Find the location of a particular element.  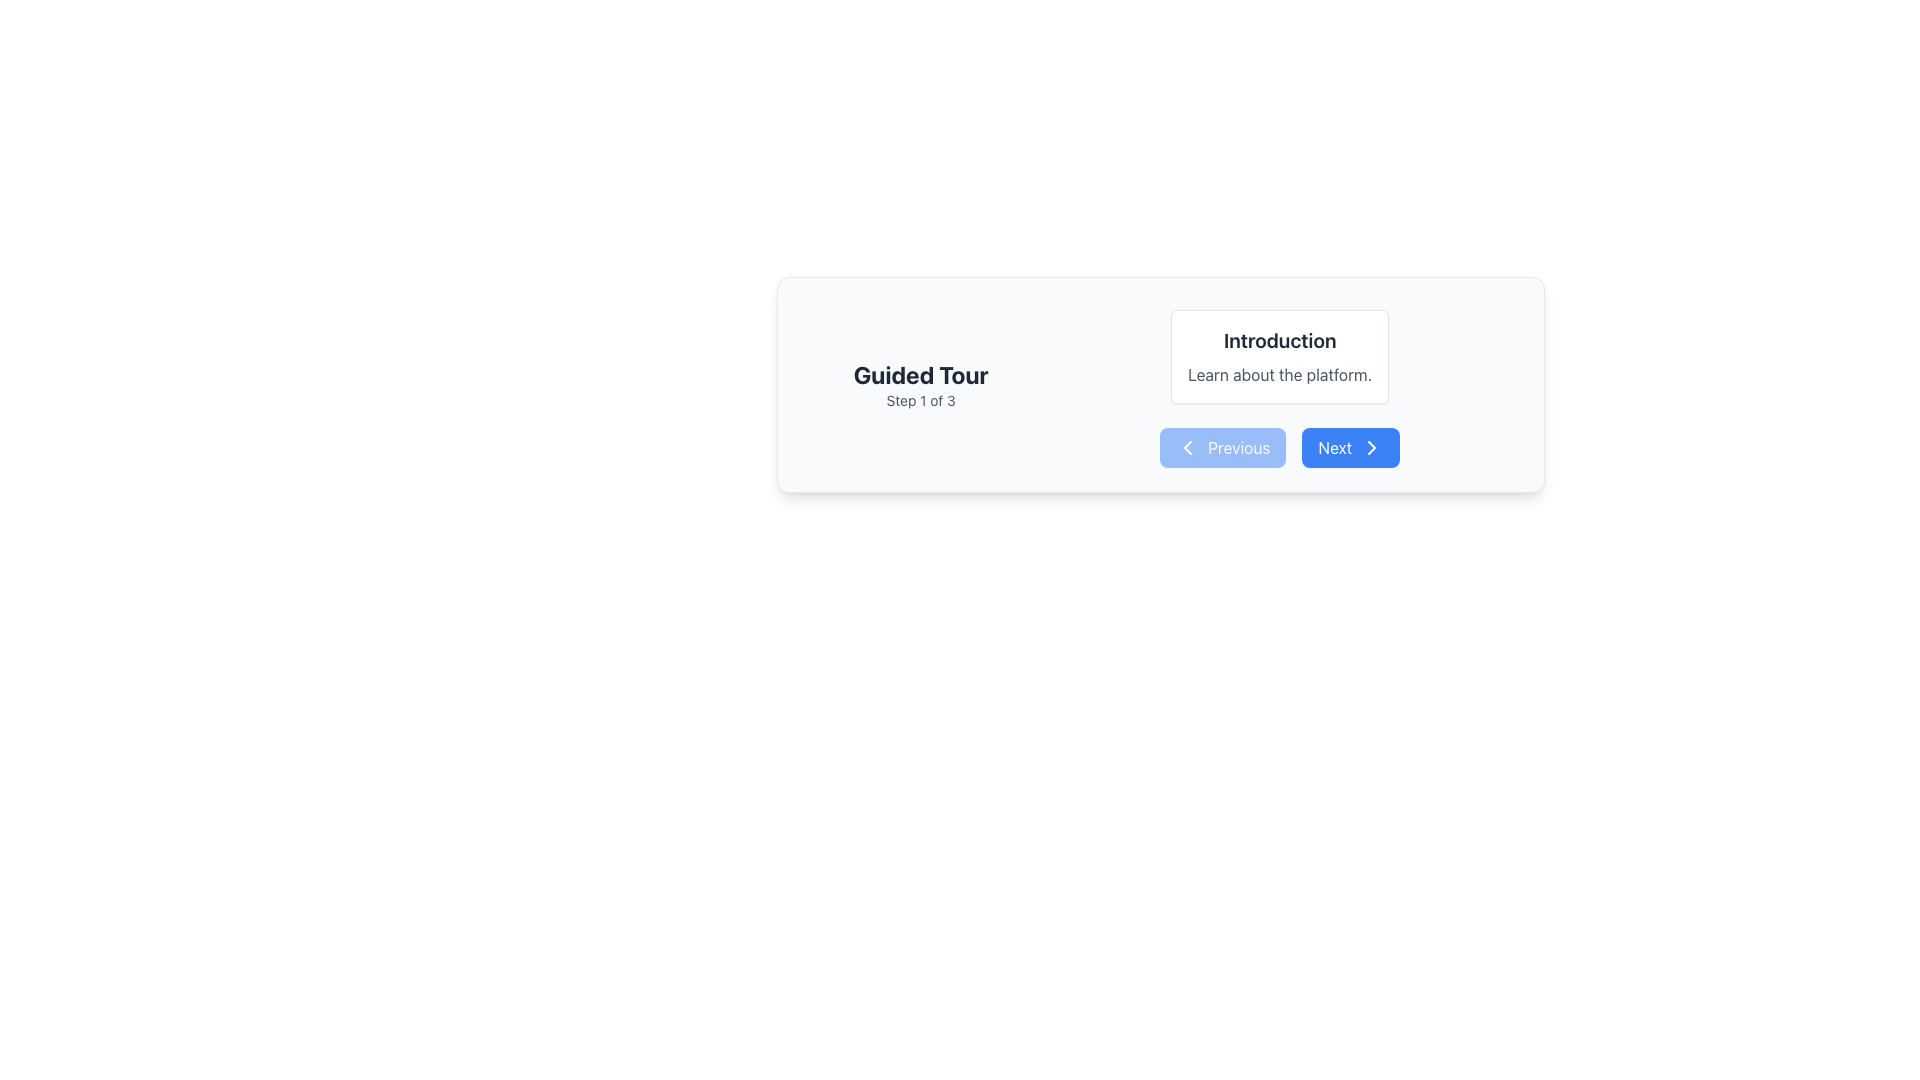

the 'Previous' button in the Navigation Button Group, which is styled with a blue background and a left-pointing arrow icon is located at coordinates (1280, 446).